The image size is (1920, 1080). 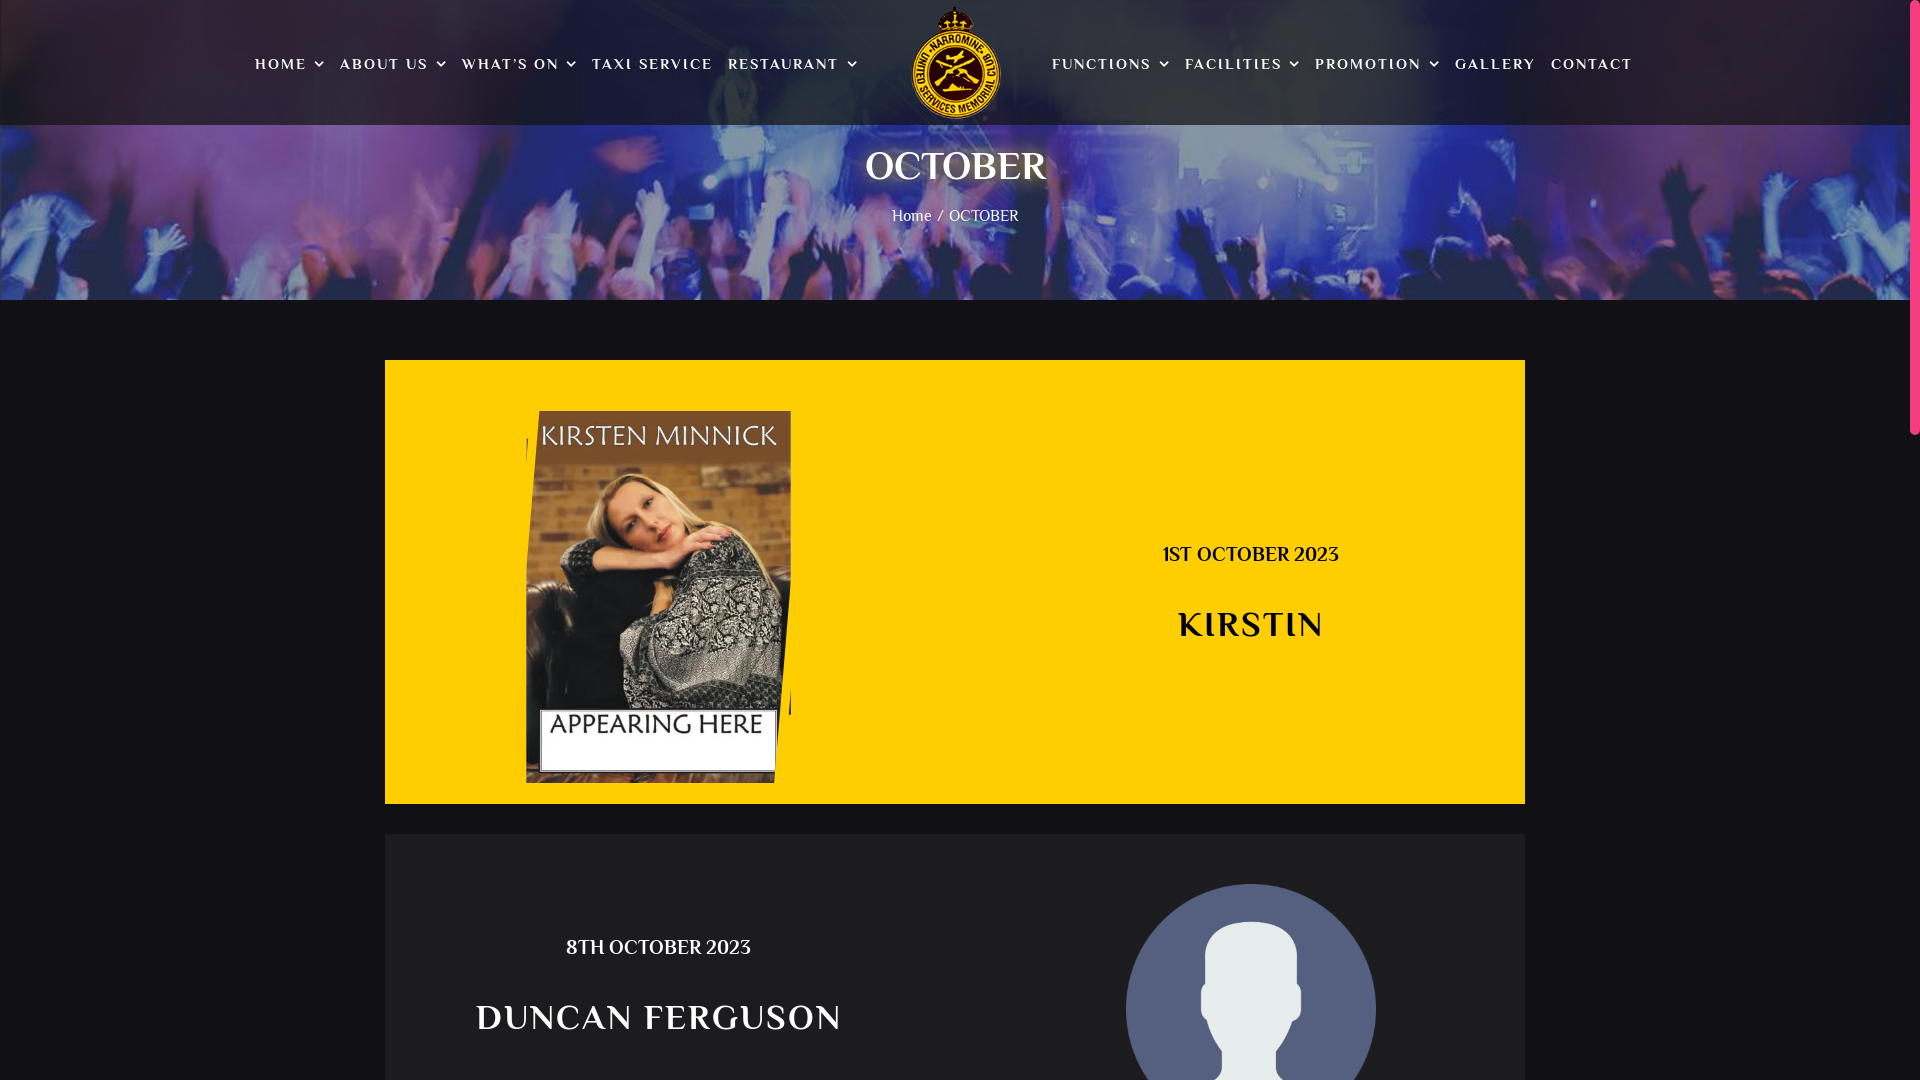 What do you see at coordinates (1376, 64) in the screenshot?
I see `'PROMOTION'` at bounding box center [1376, 64].